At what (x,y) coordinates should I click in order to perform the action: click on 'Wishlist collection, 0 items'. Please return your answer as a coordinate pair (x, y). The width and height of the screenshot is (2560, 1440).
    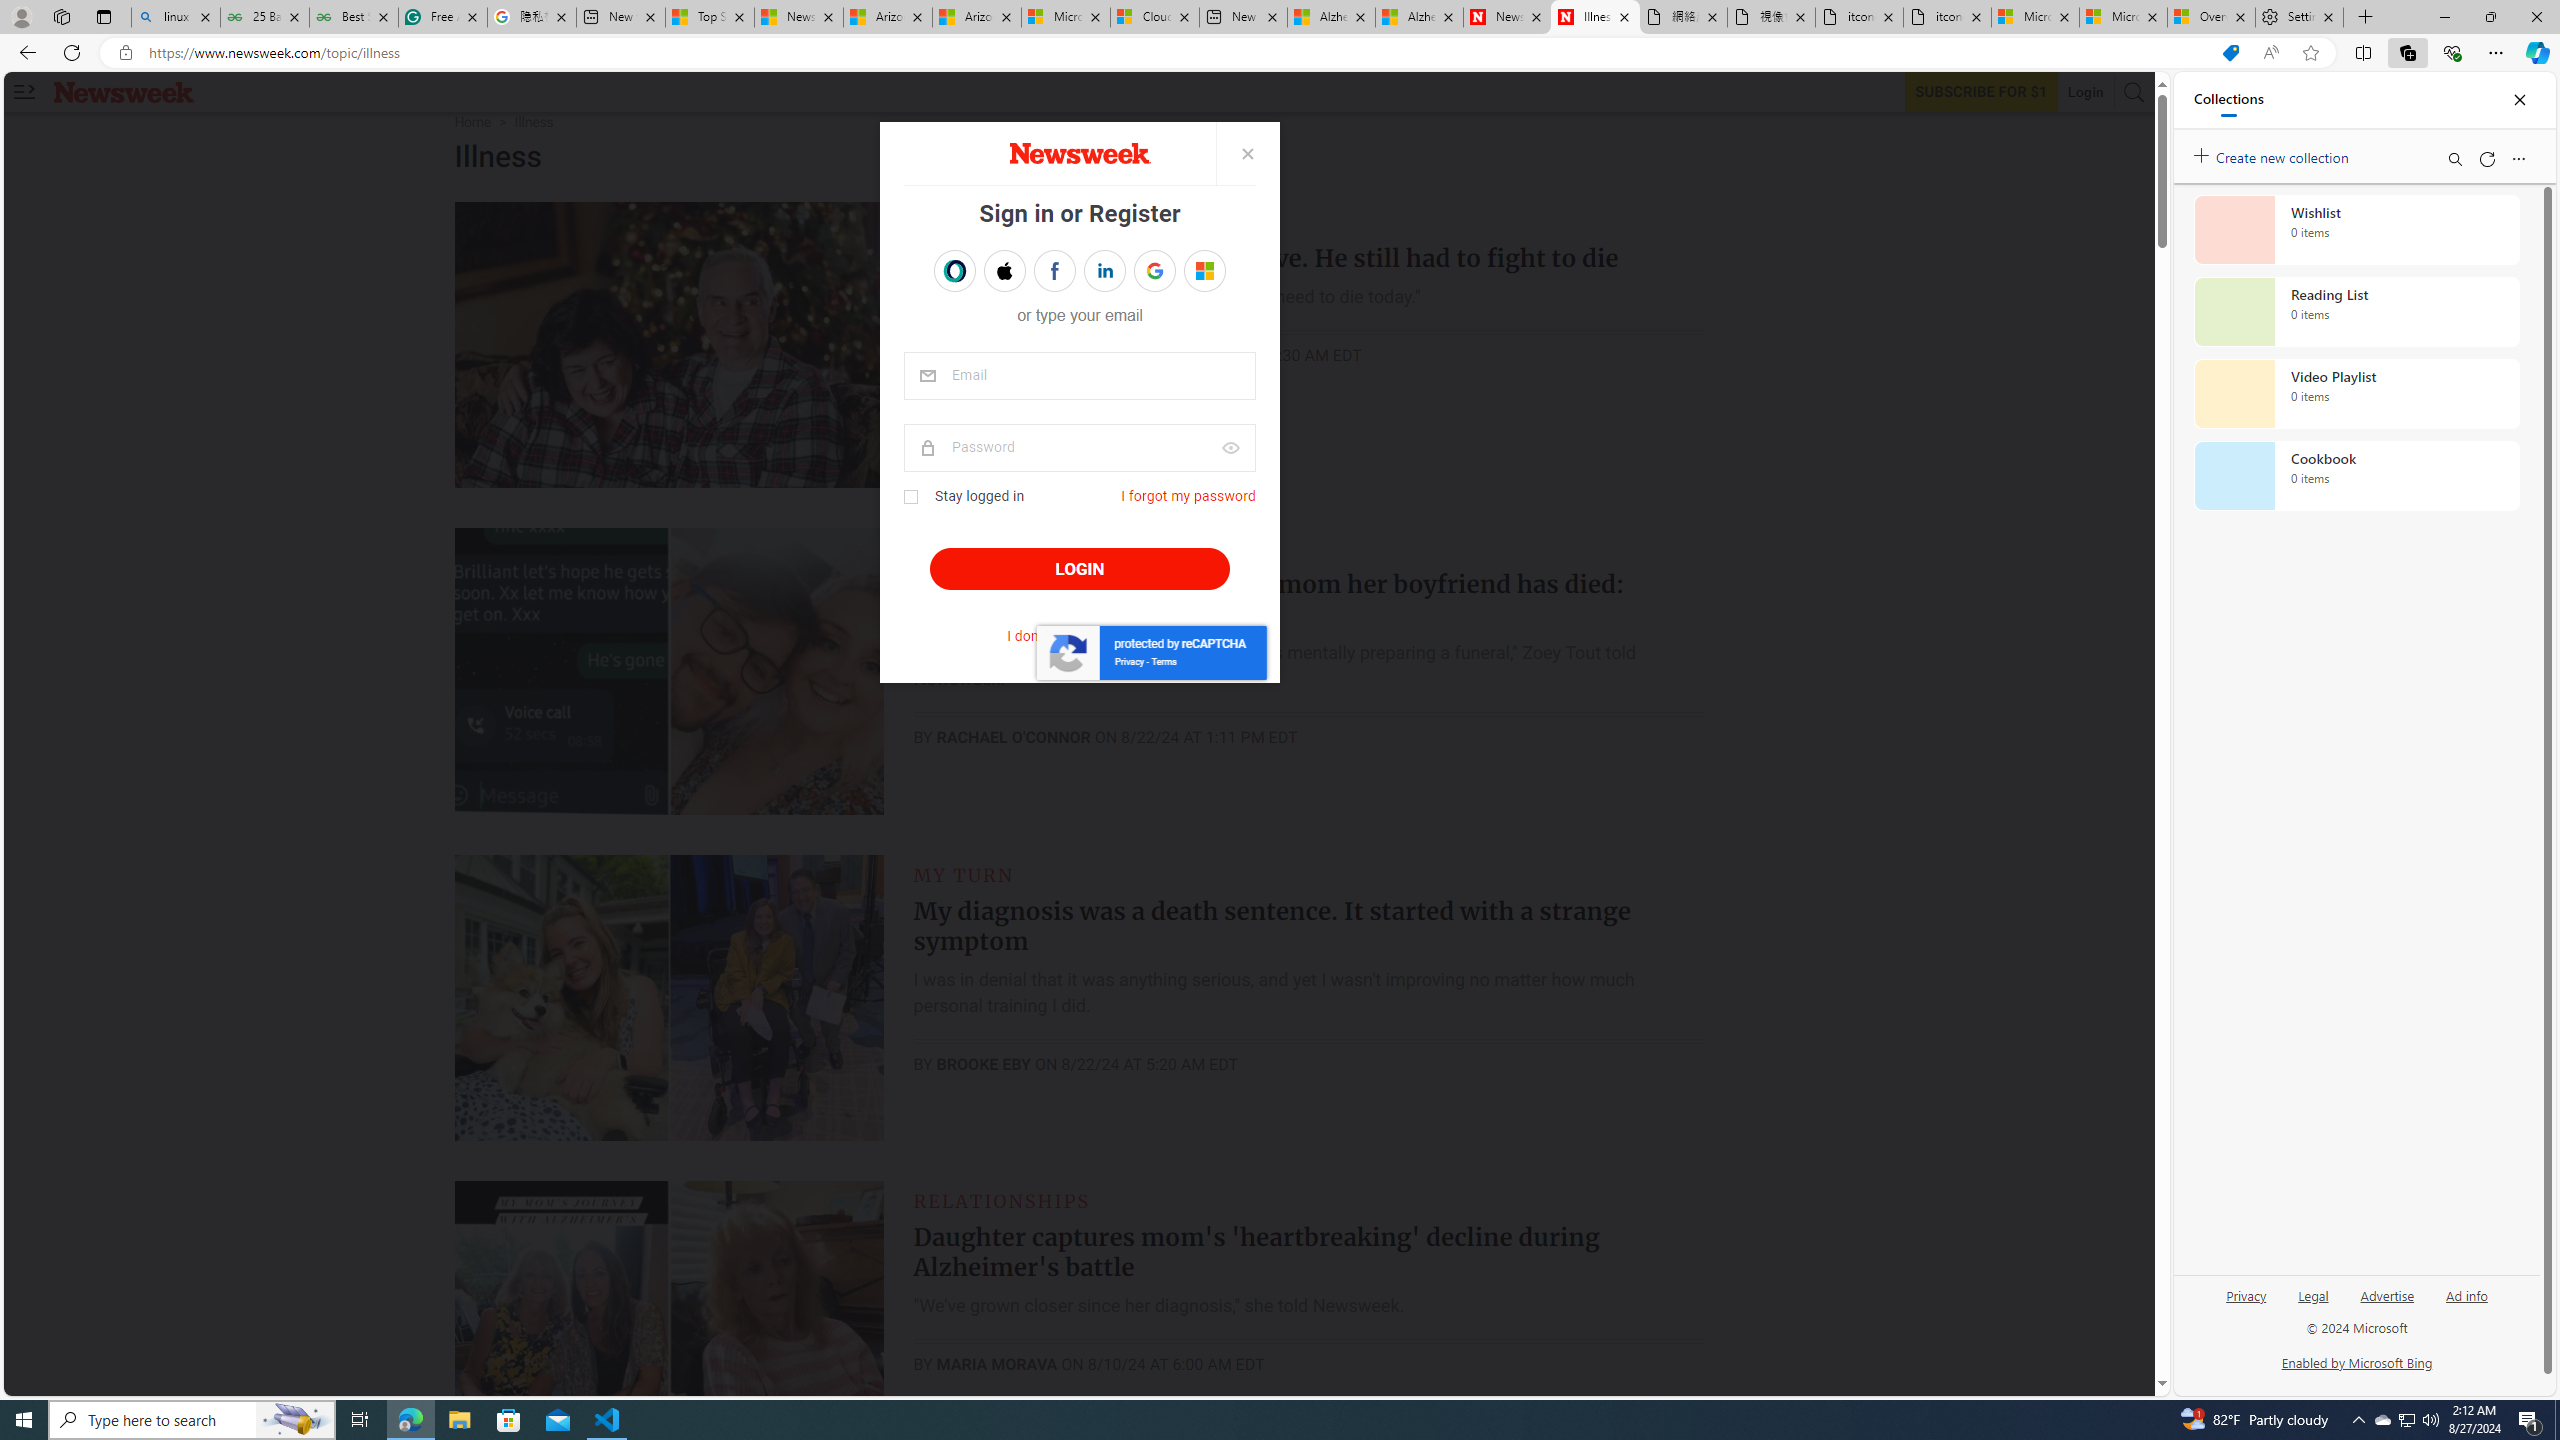
    Looking at the image, I should click on (2356, 229).